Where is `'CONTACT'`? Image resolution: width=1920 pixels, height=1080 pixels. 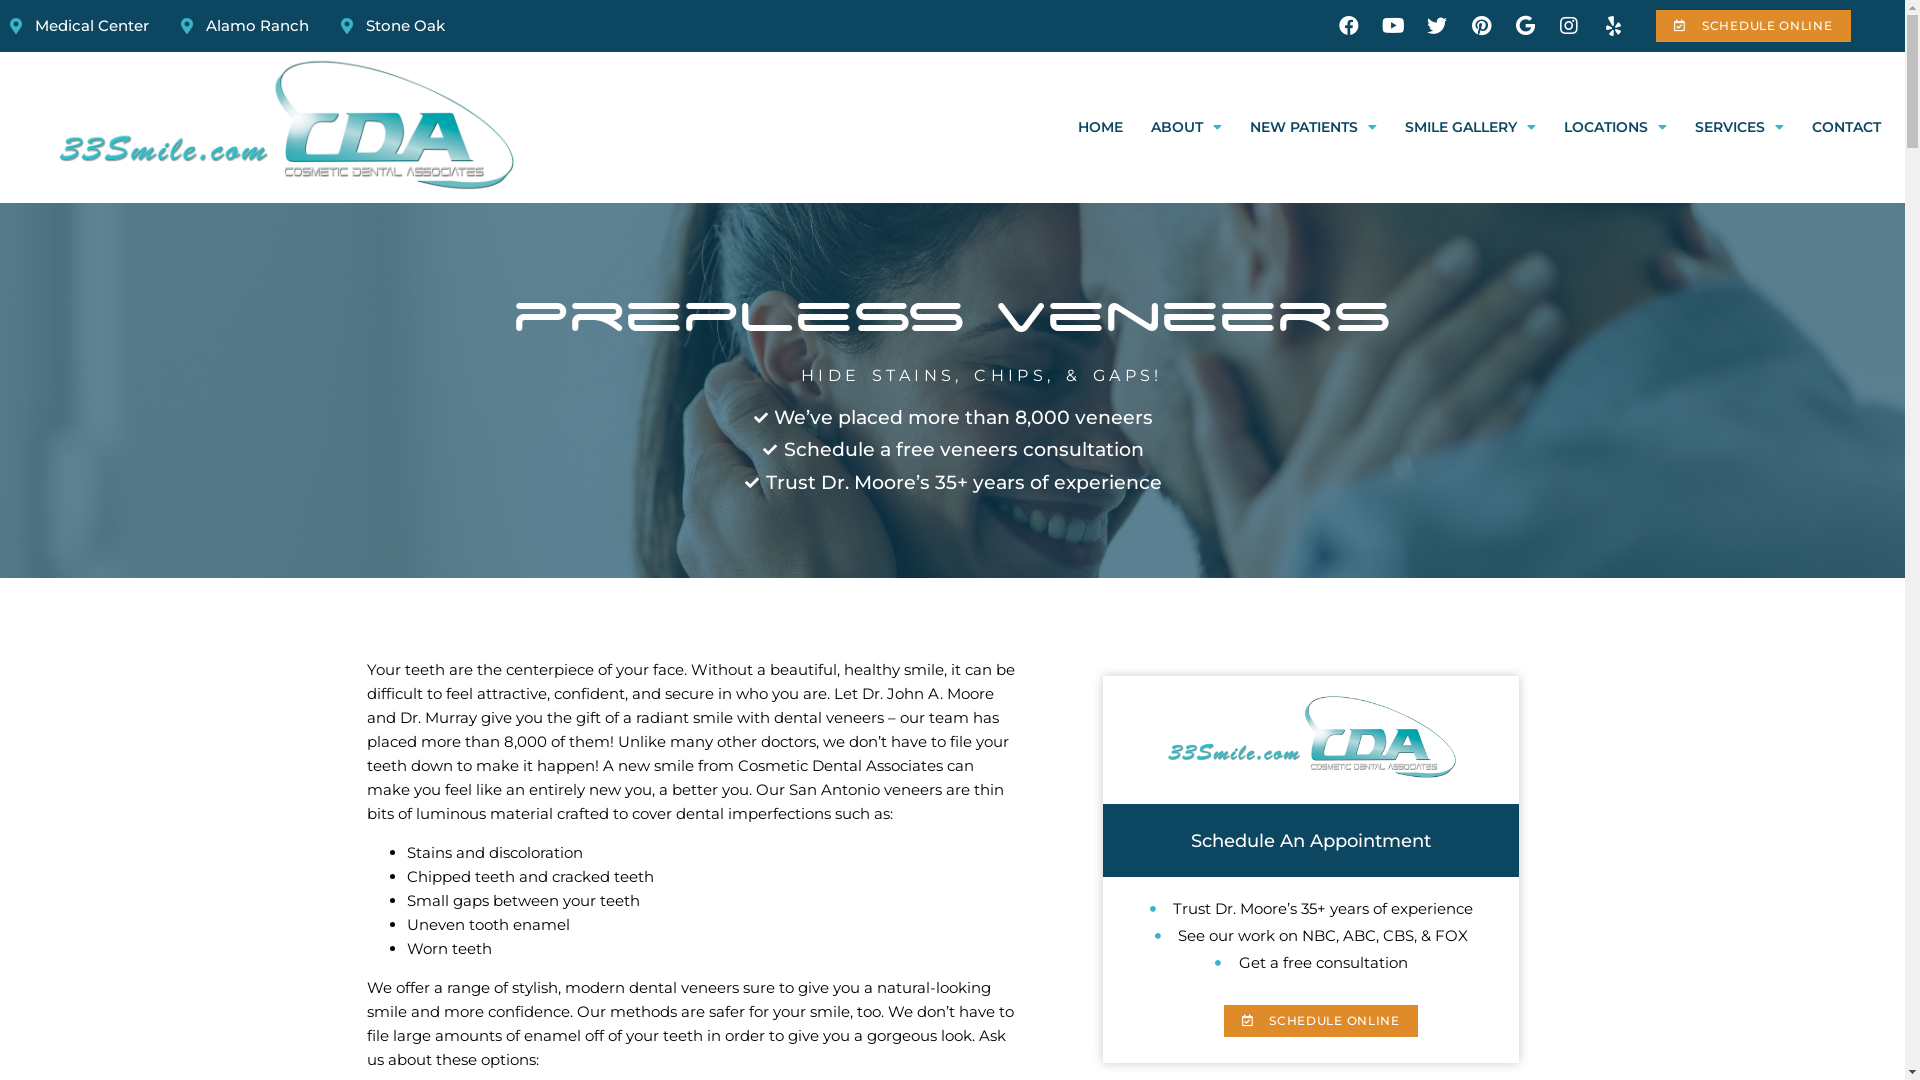
'CONTACT' is located at coordinates (1845, 127).